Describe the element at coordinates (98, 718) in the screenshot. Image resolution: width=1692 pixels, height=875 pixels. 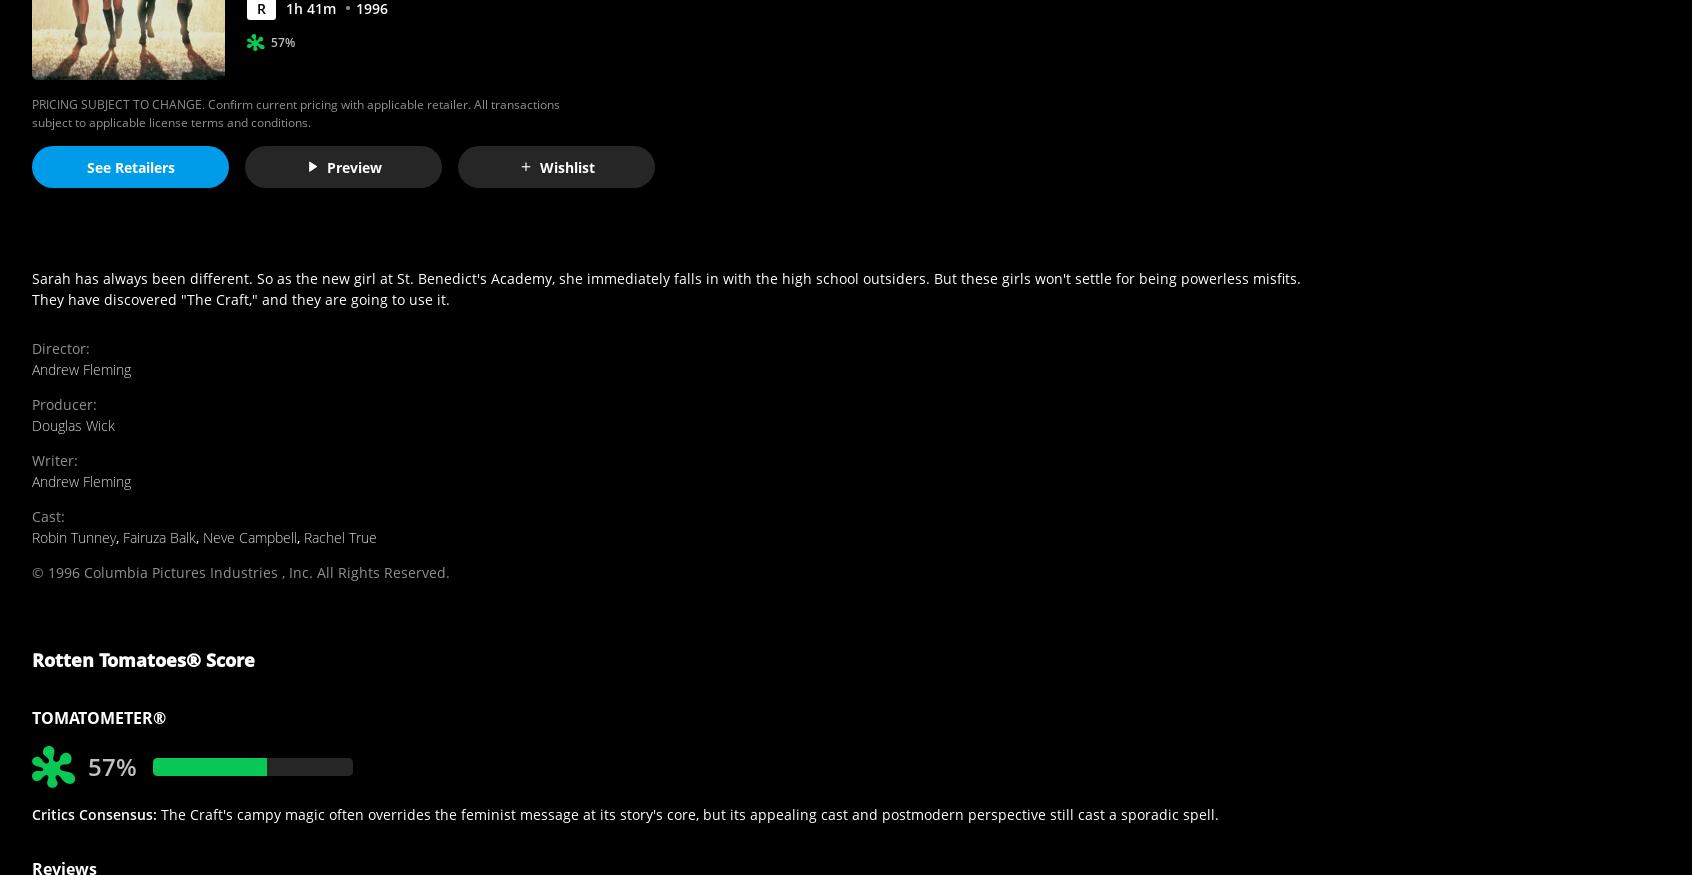
I see `'TOMATOMETER®'` at that location.